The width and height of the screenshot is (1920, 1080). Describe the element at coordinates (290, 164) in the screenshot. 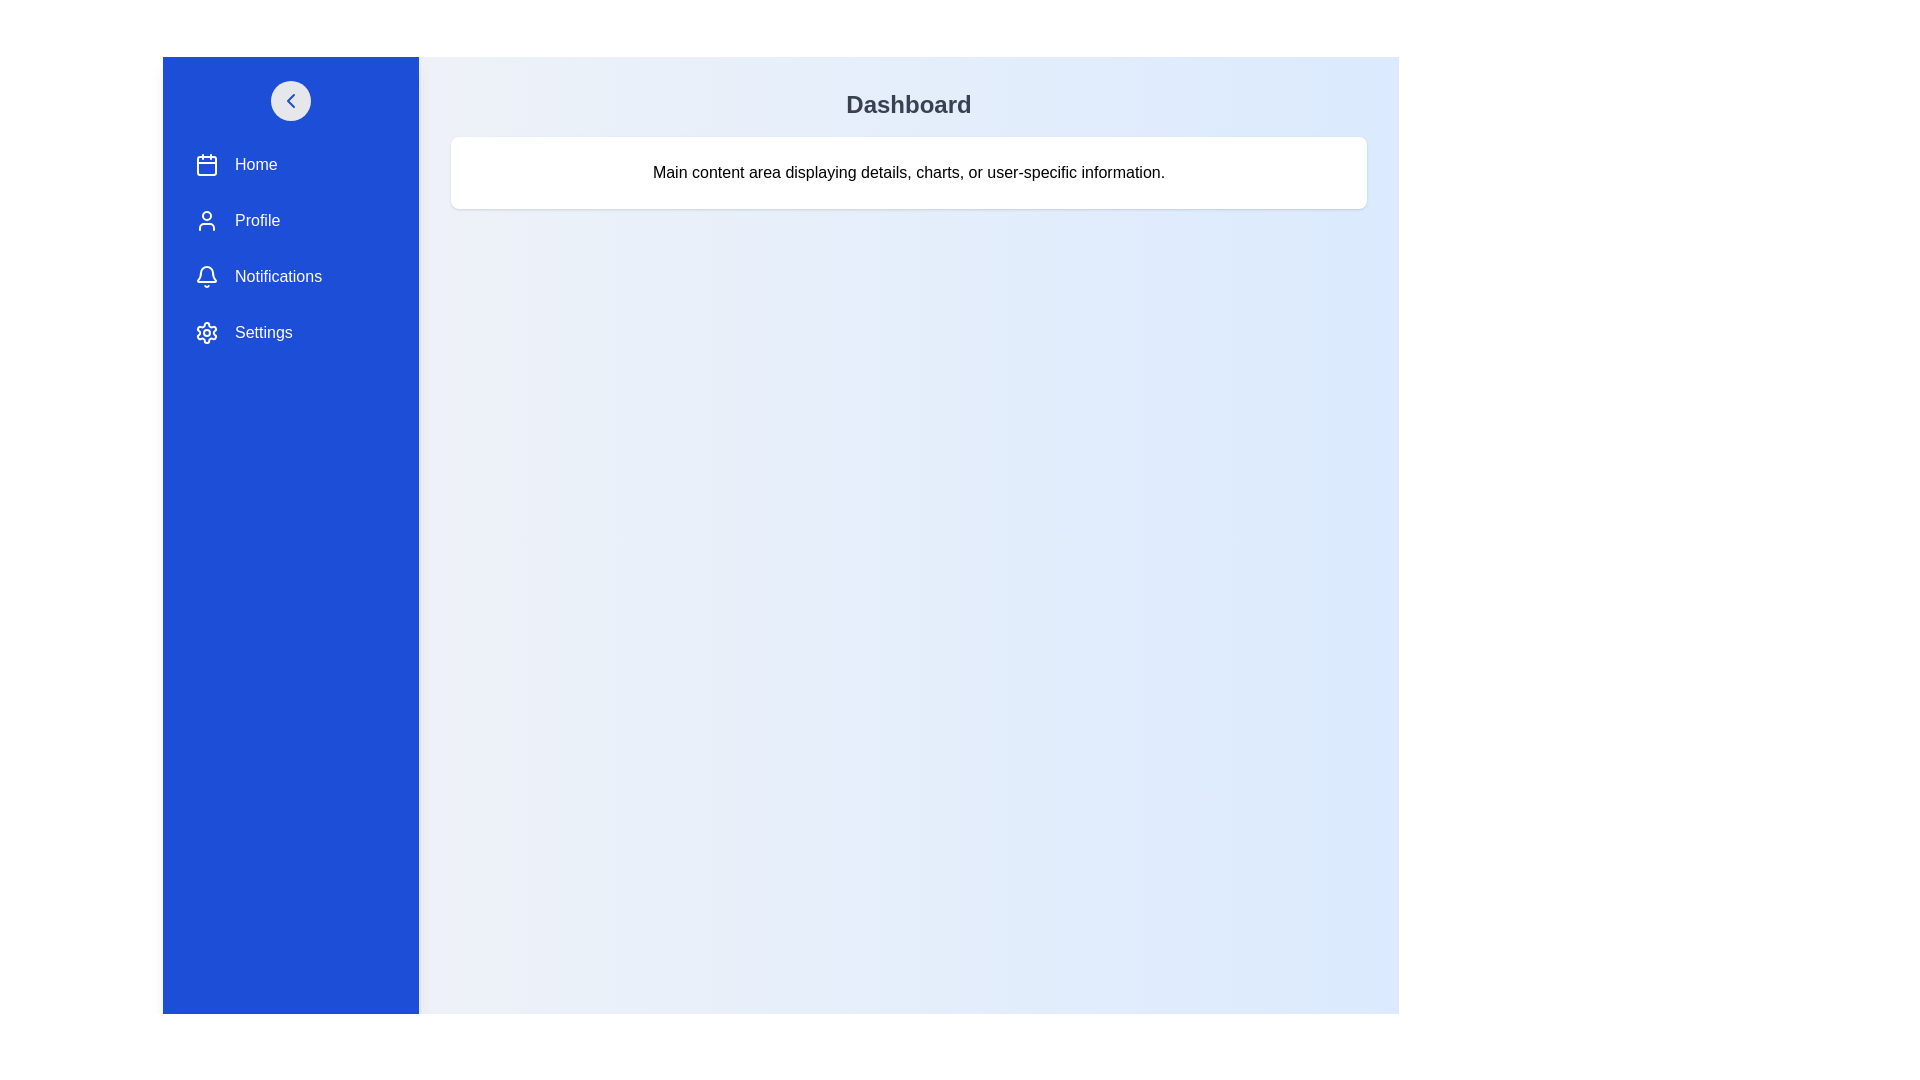

I see `the menu item Home` at that location.